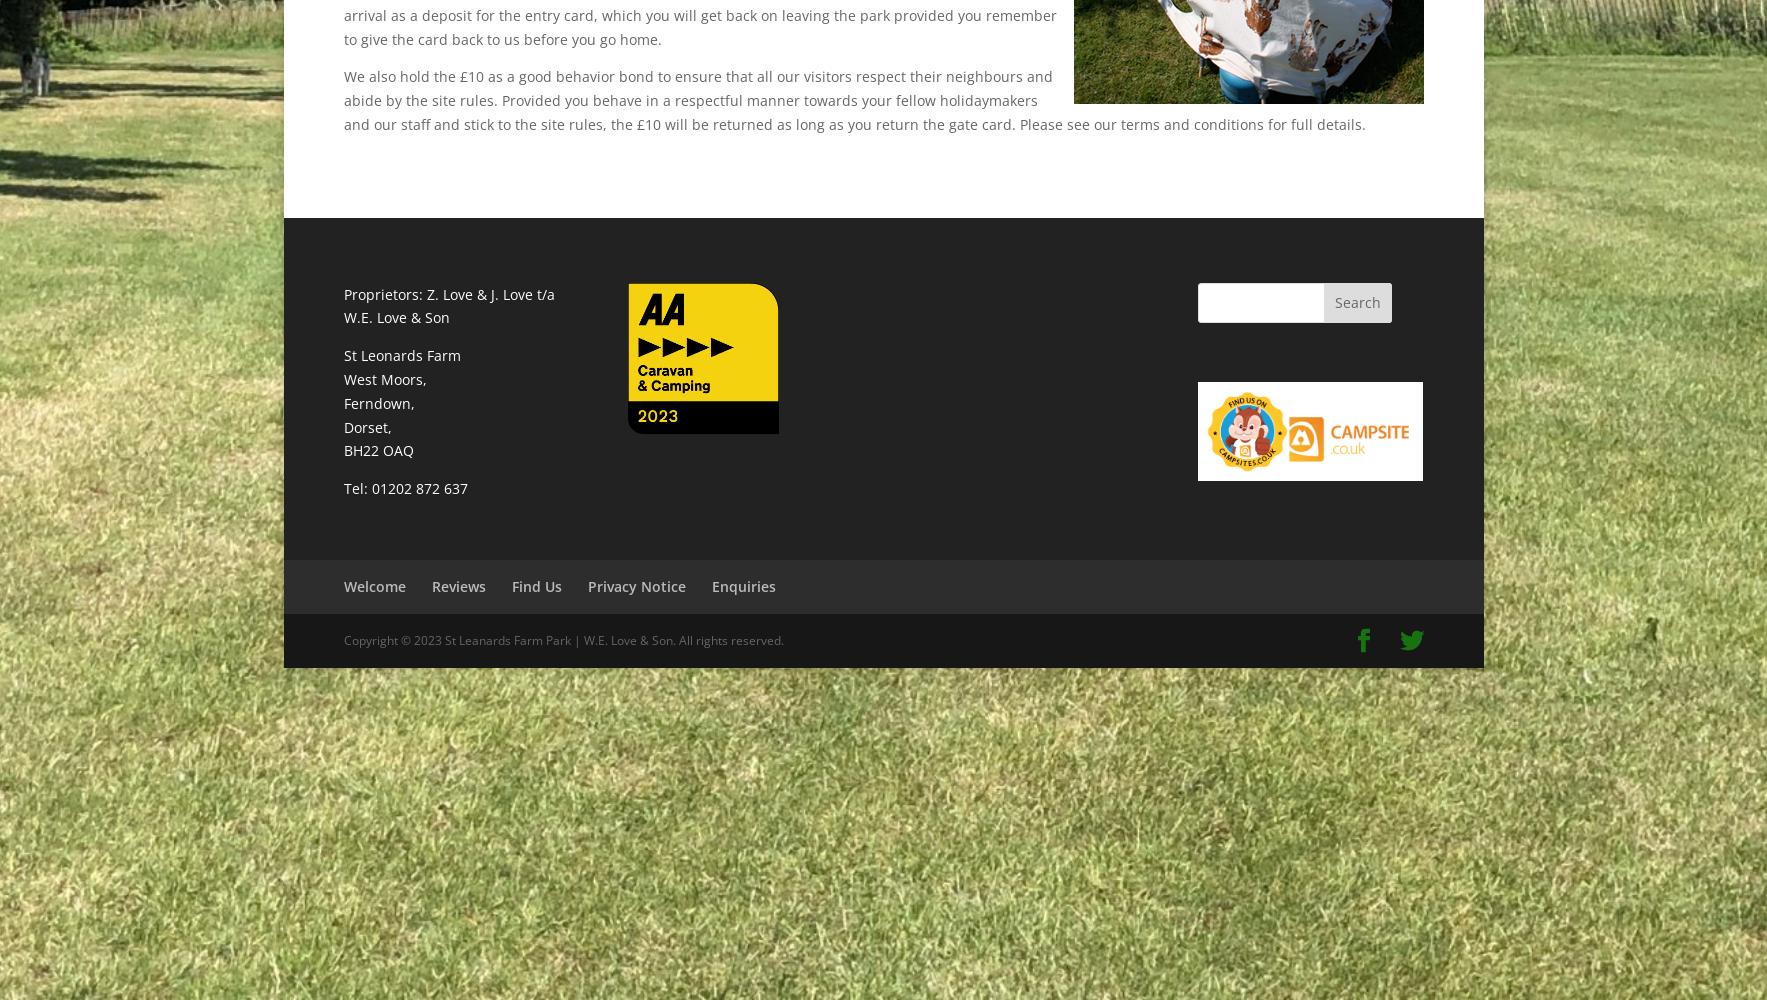 This screenshot has width=1767, height=1000. I want to click on 'Proprietors: Z. Love & J. Love t/a W.E. Love & Son', so click(448, 305).